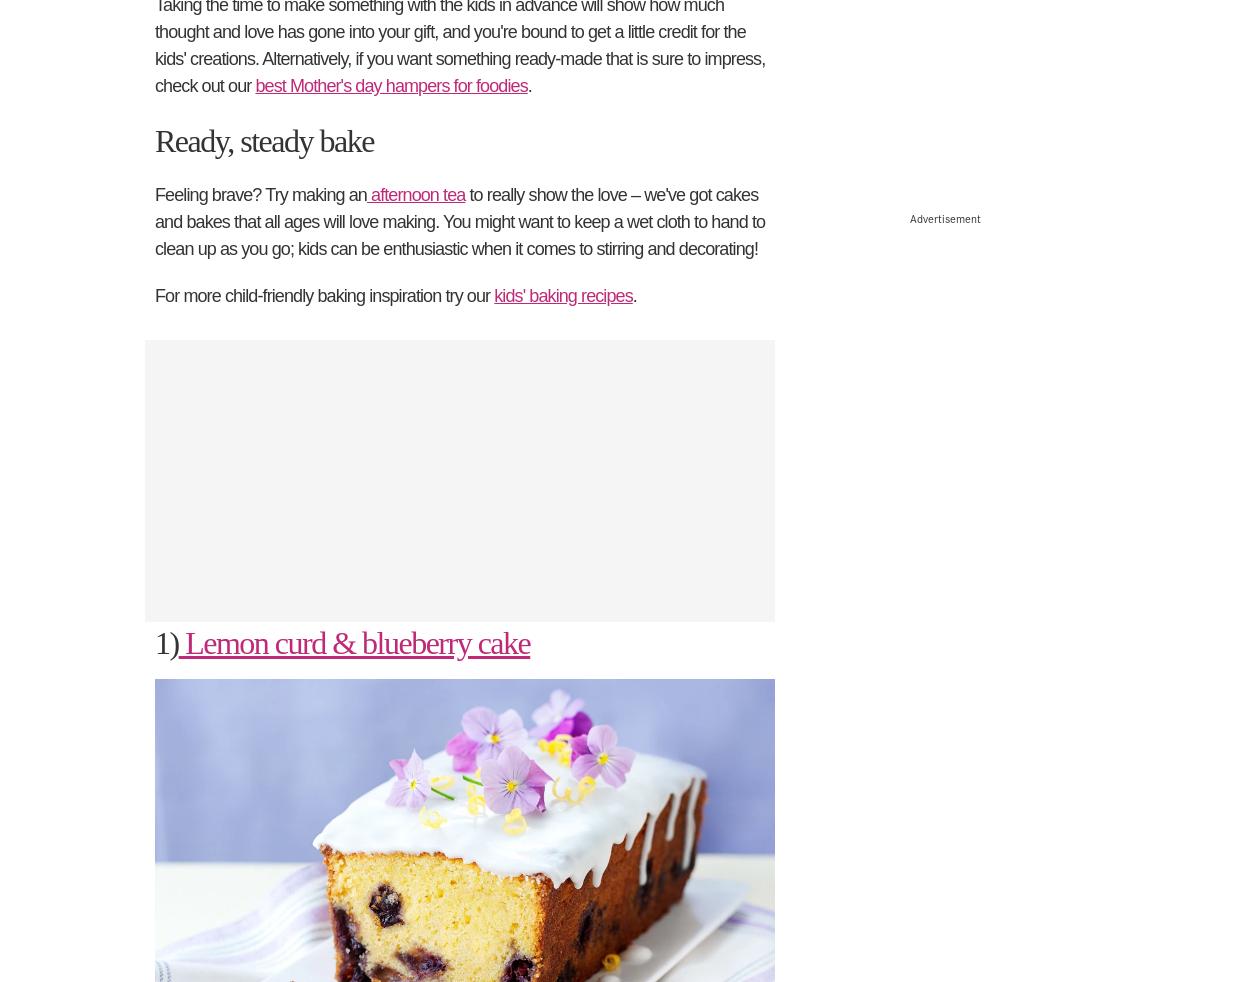 The height and width of the screenshot is (982, 1250). Describe the element at coordinates (531, 891) in the screenshot. I see `'Terms & Conditions'` at that location.